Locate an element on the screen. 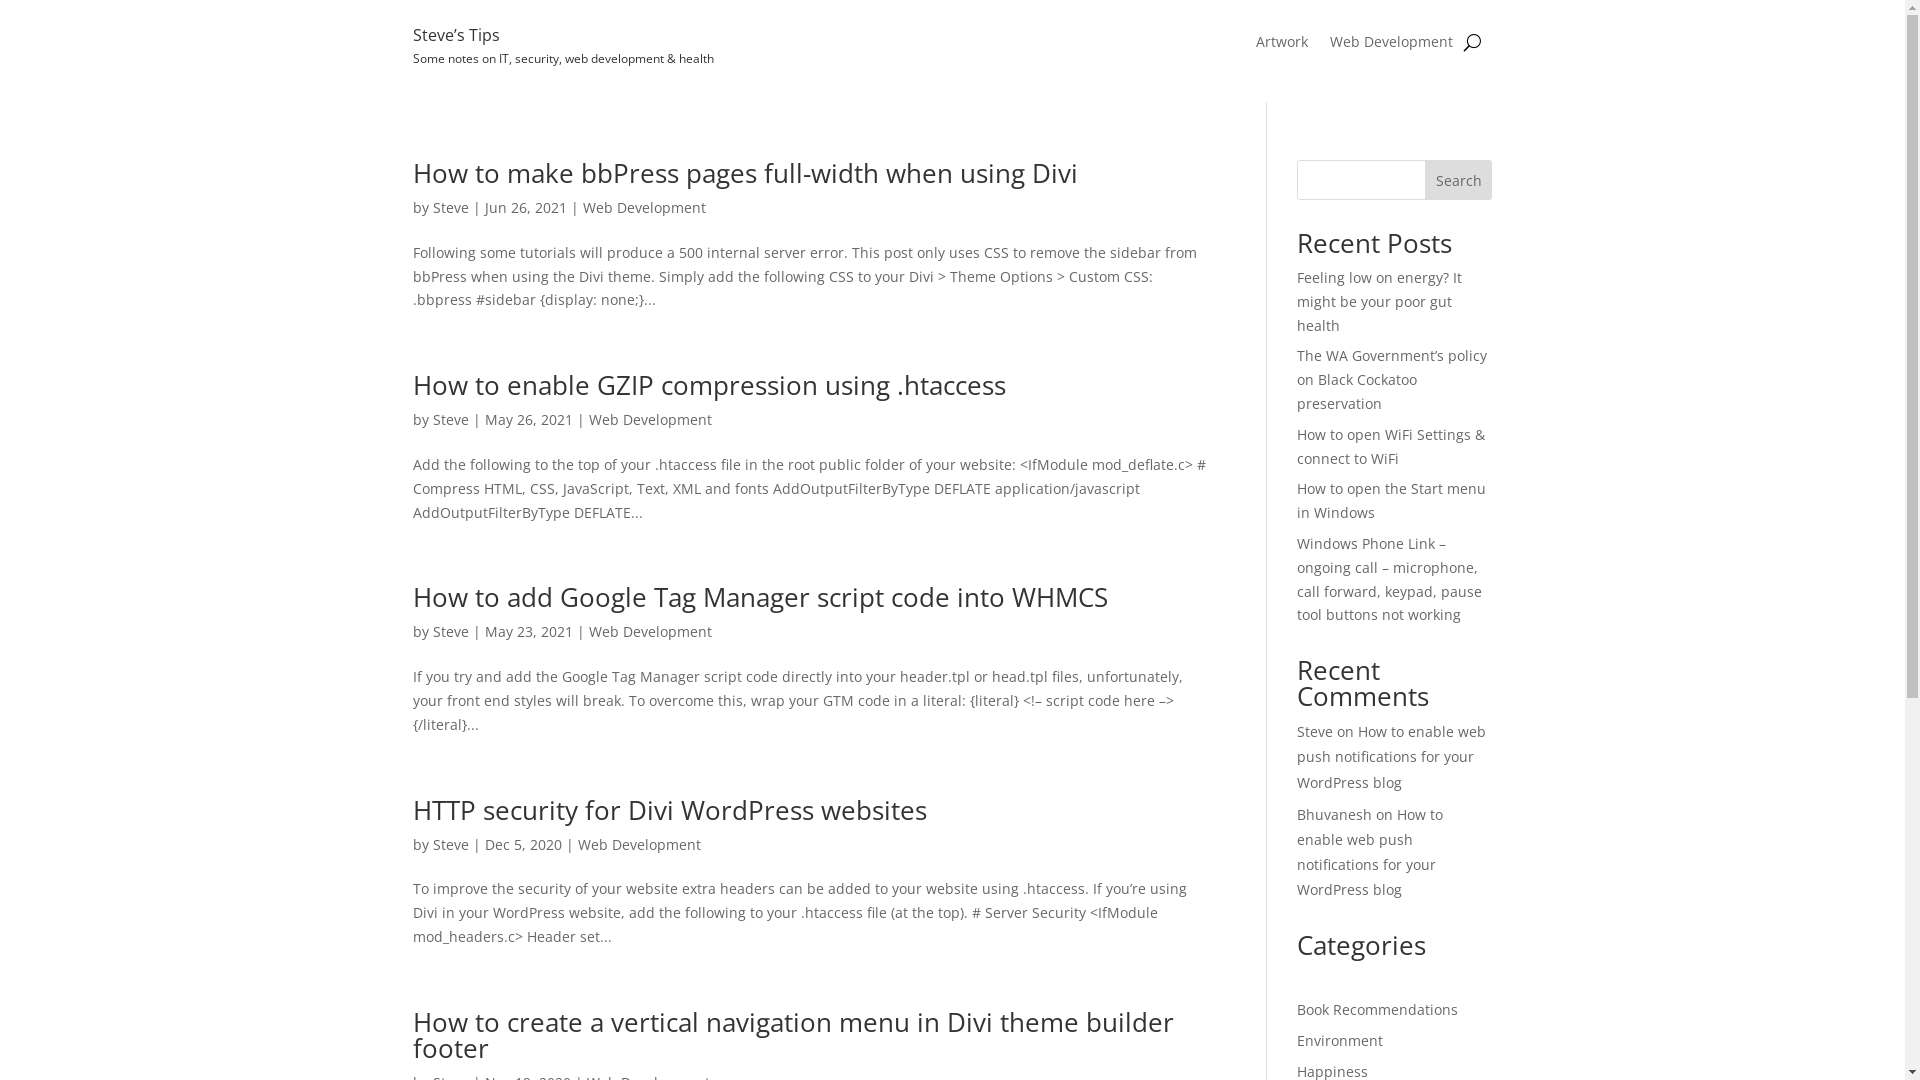  'Steve' is located at coordinates (431, 418).